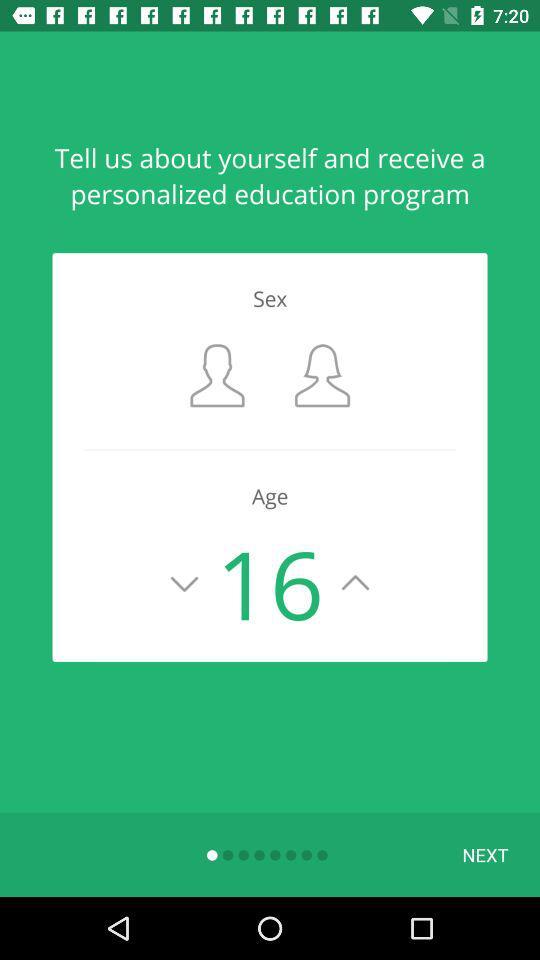 The width and height of the screenshot is (540, 960). I want to click on the expand_more icon, so click(184, 583).